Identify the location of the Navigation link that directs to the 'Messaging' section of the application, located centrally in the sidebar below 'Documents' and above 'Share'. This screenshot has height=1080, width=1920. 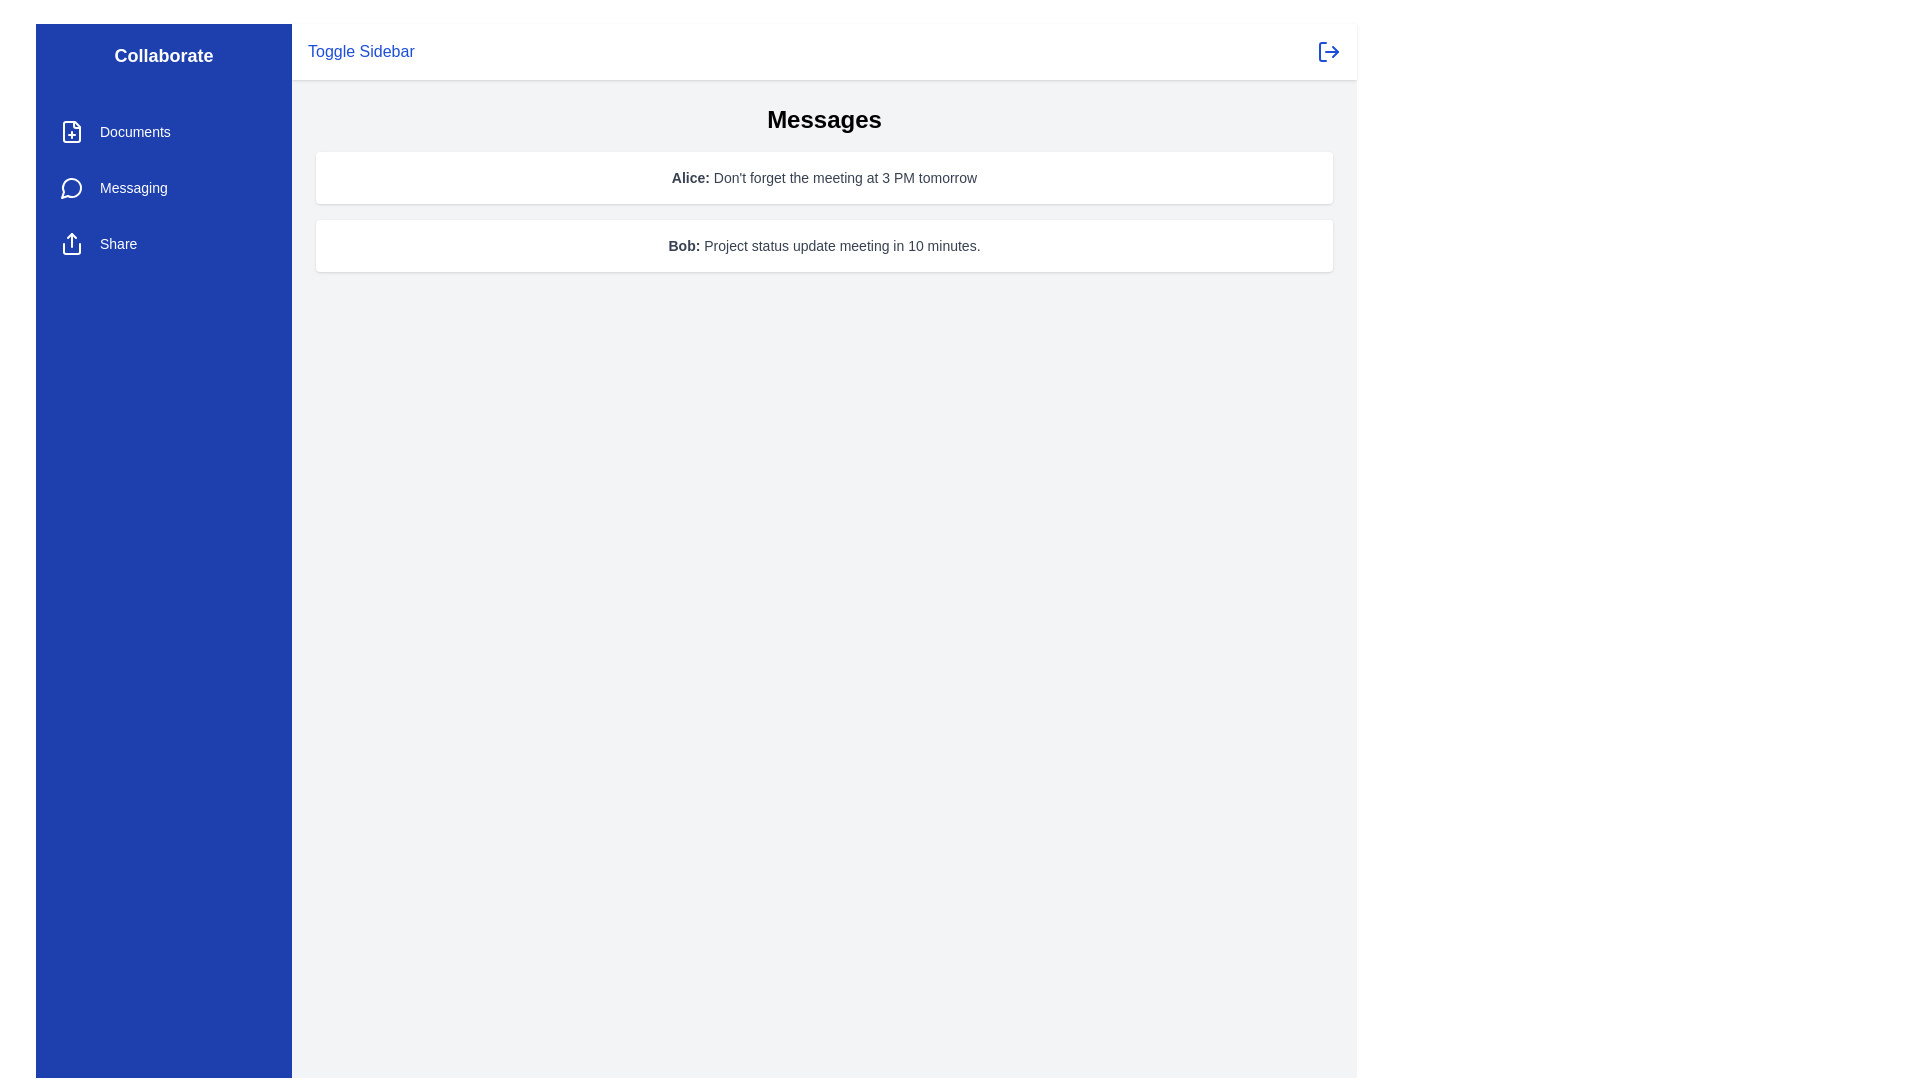
(163, 188).